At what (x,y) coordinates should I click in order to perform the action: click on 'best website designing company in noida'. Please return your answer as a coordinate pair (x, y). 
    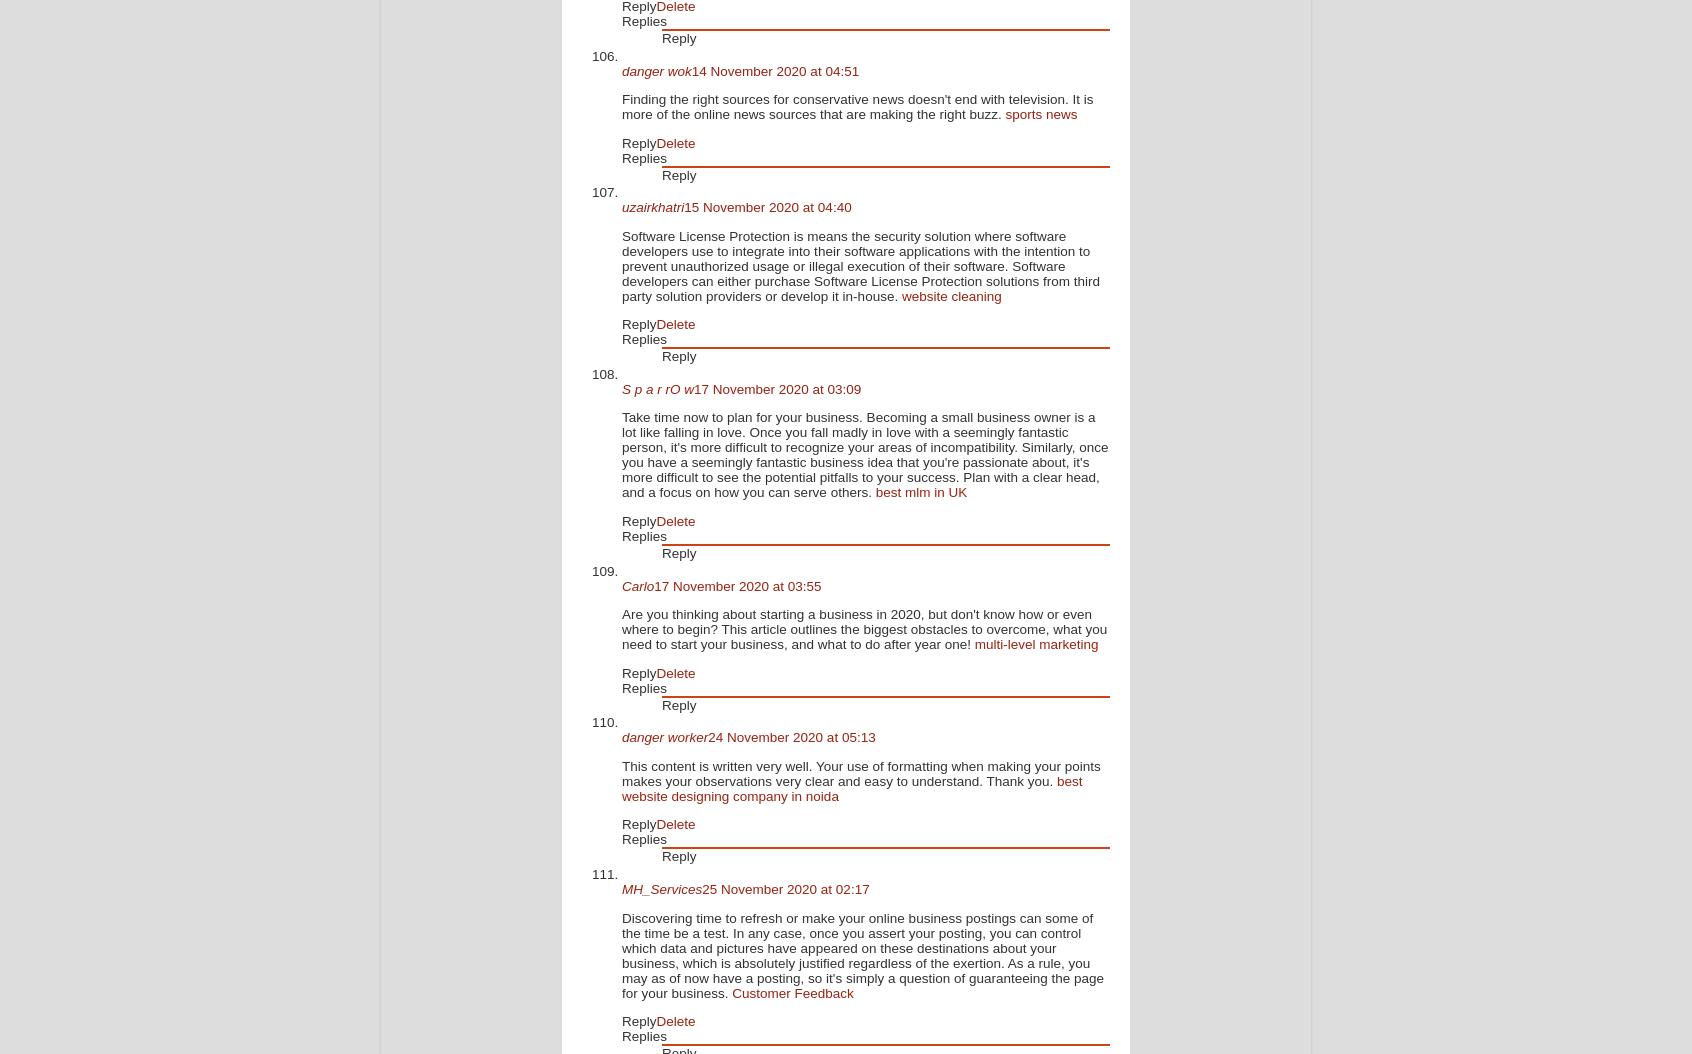
    Looking at the image, I should click on (850, 787).